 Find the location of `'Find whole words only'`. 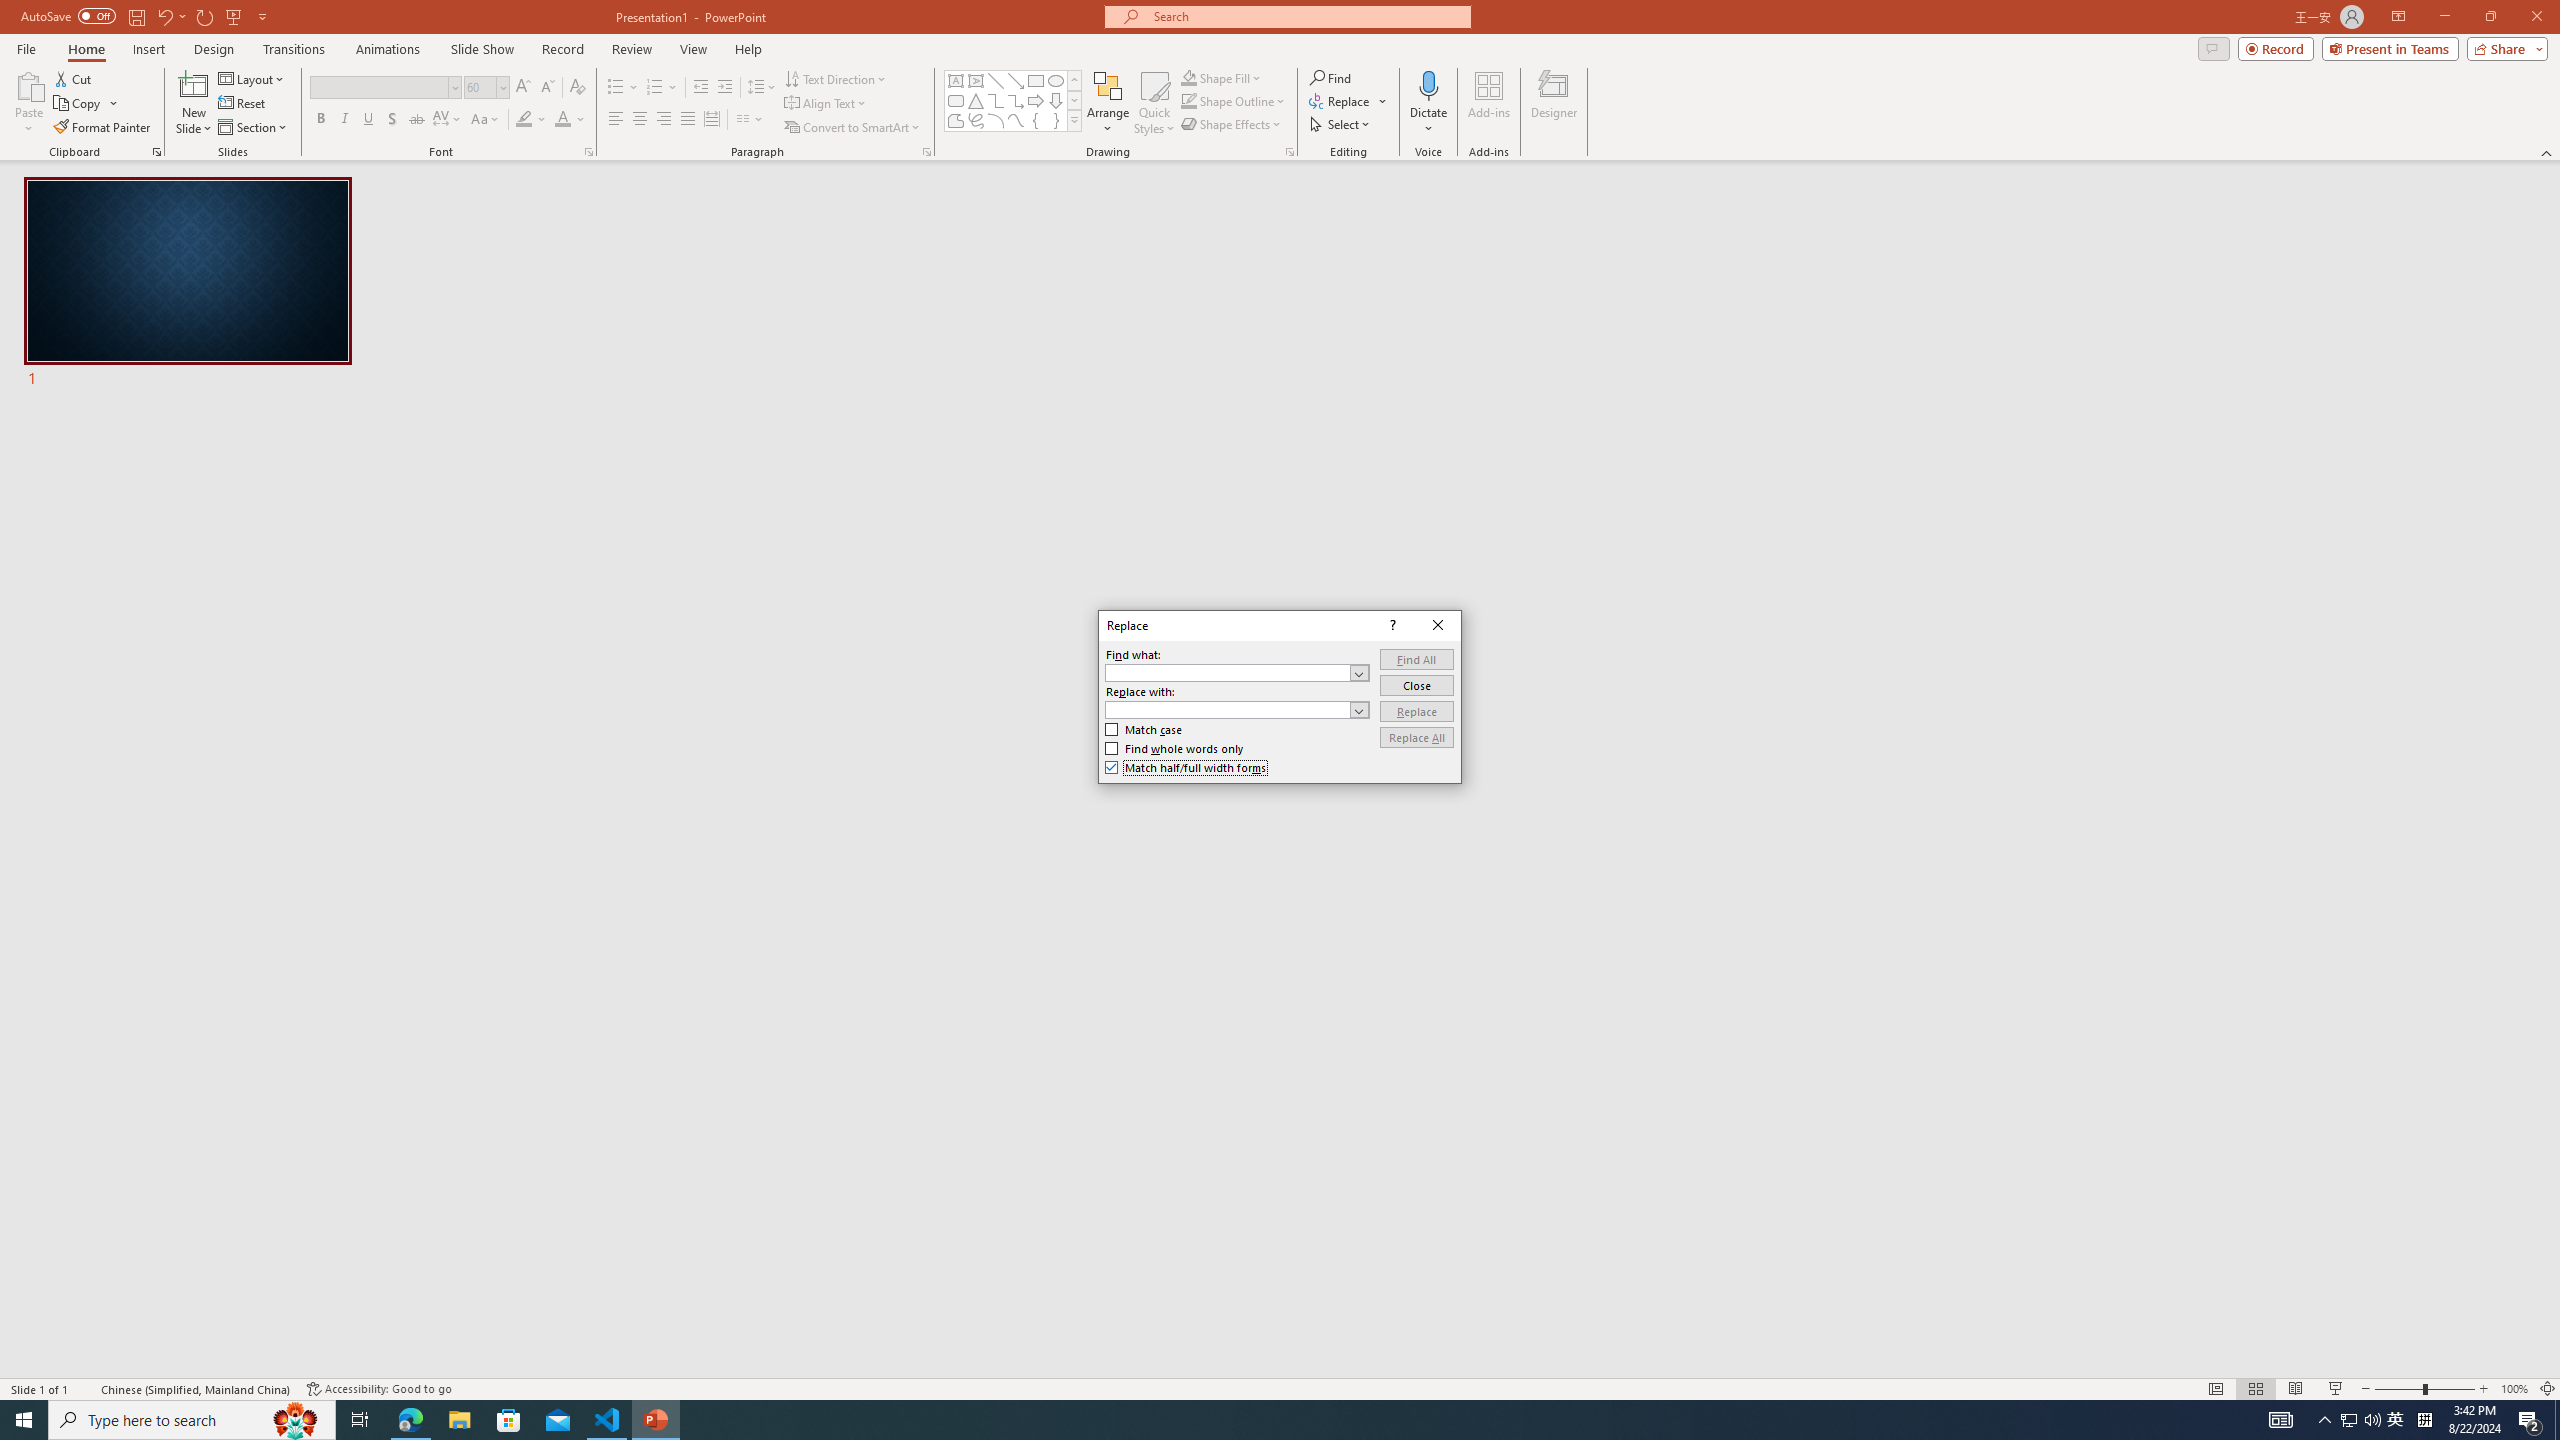

'Find whole words only' is located at coordinates (1174, 748).